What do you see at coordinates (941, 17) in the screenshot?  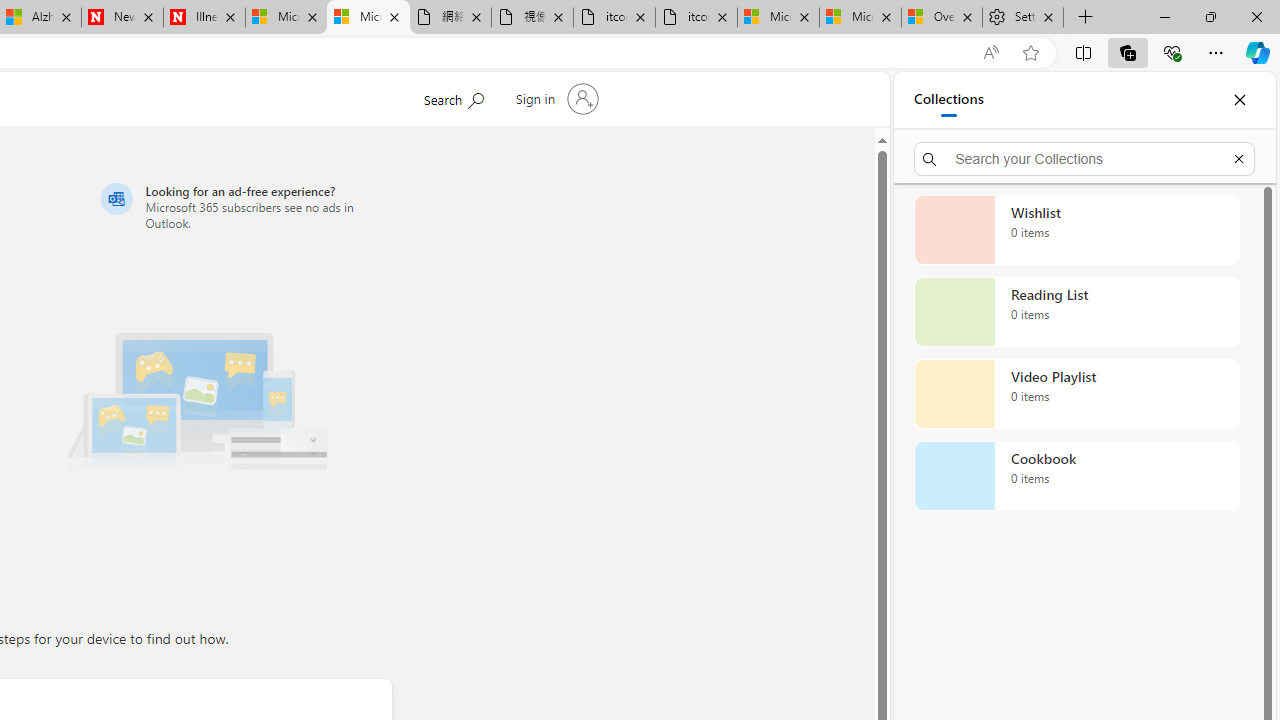 I see `'Overview'` at bounding box center [941, 17].